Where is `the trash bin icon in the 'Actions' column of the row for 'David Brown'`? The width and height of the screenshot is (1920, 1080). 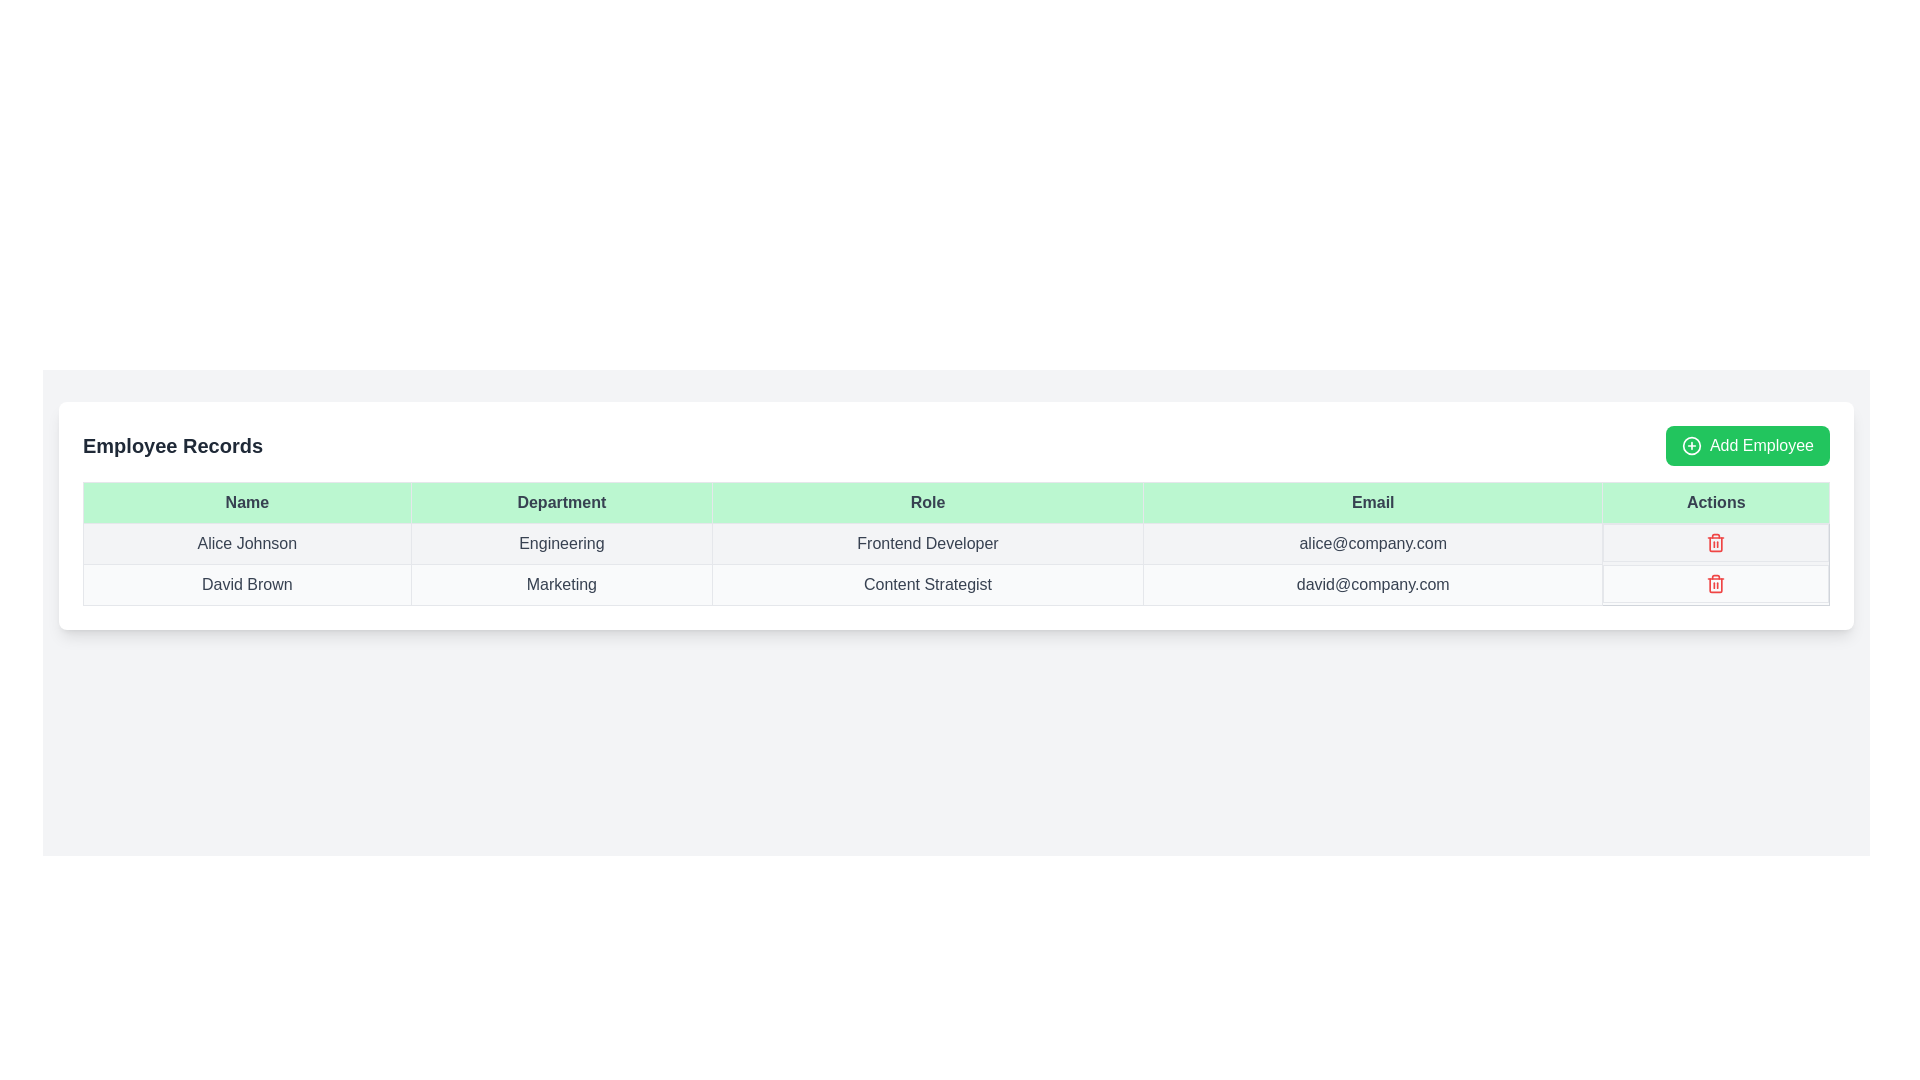 the trash bin icon in the 'Actions' column of the row for 'David Brown' is located at coordinates (1715, 585).